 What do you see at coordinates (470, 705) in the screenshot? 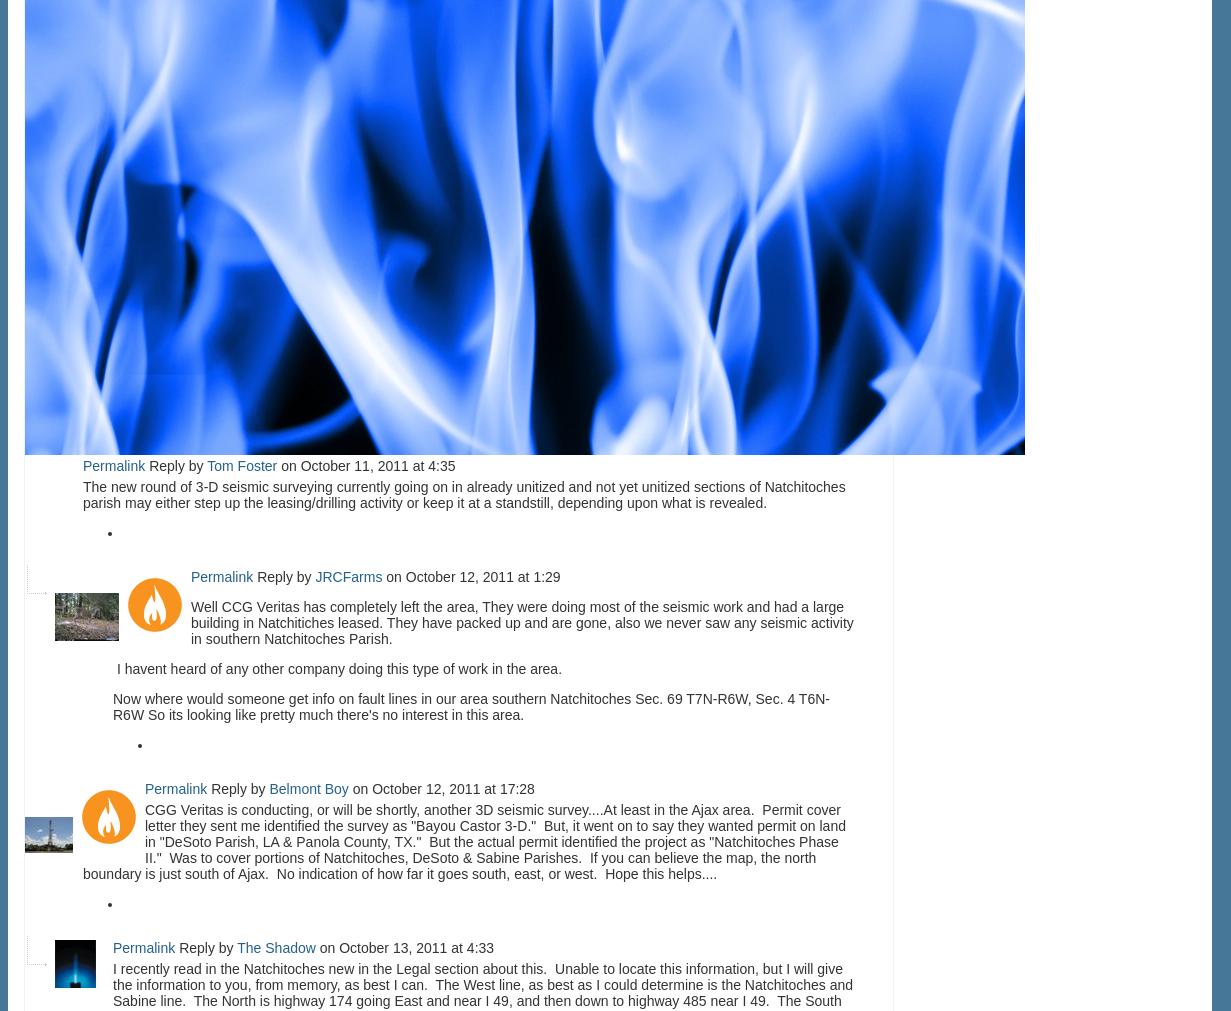
I see `'Now where would someone get info on fault lines in our area southern Natchitoches Sec. 69 T7N-R6W, Sec. 4 T6N-R6W So its looking like pretty much there's no interest in this area.'` at bounding box center [470, 705].